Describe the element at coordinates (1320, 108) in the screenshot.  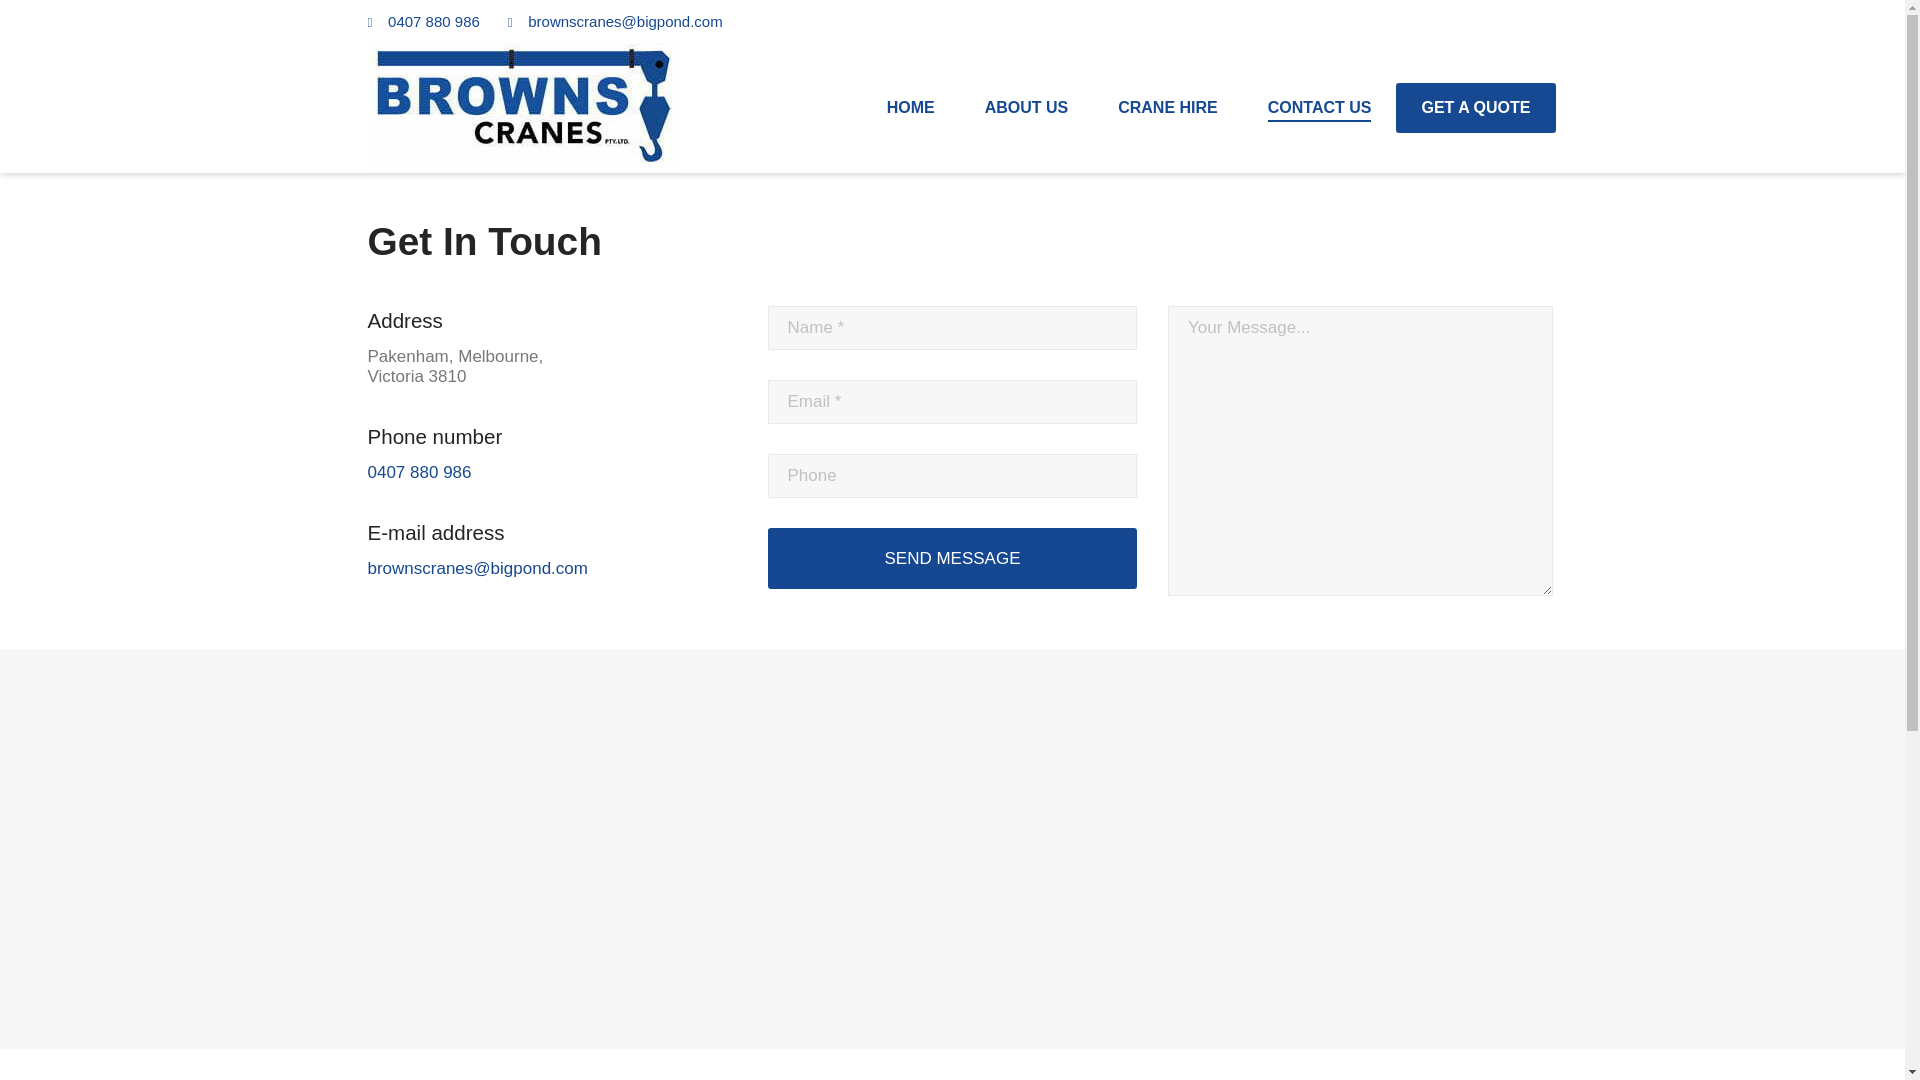
I see `'CONTACT US'` at that location.